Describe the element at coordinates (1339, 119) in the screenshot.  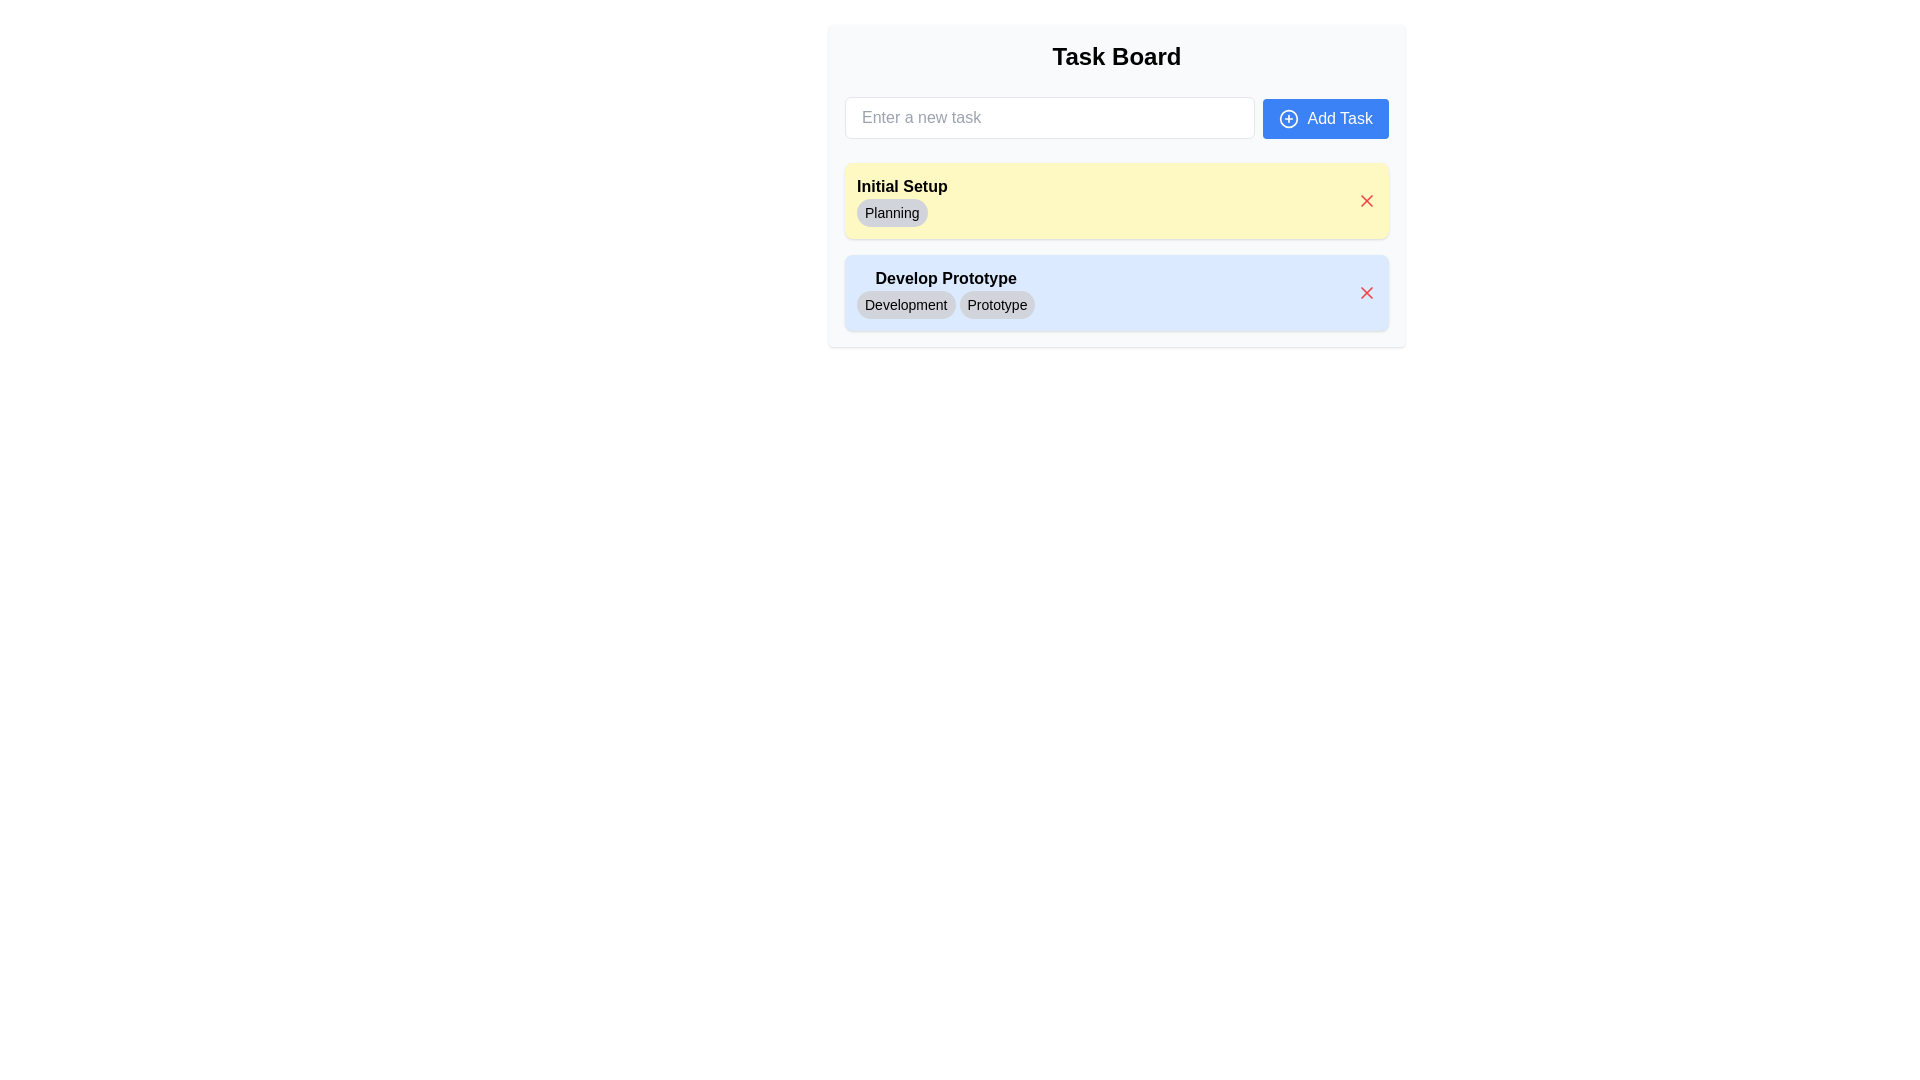
I see `the 'Add Task' button, which is identified by the static text label displayed on it, located in the top-right corner of the task board interface` at that location.